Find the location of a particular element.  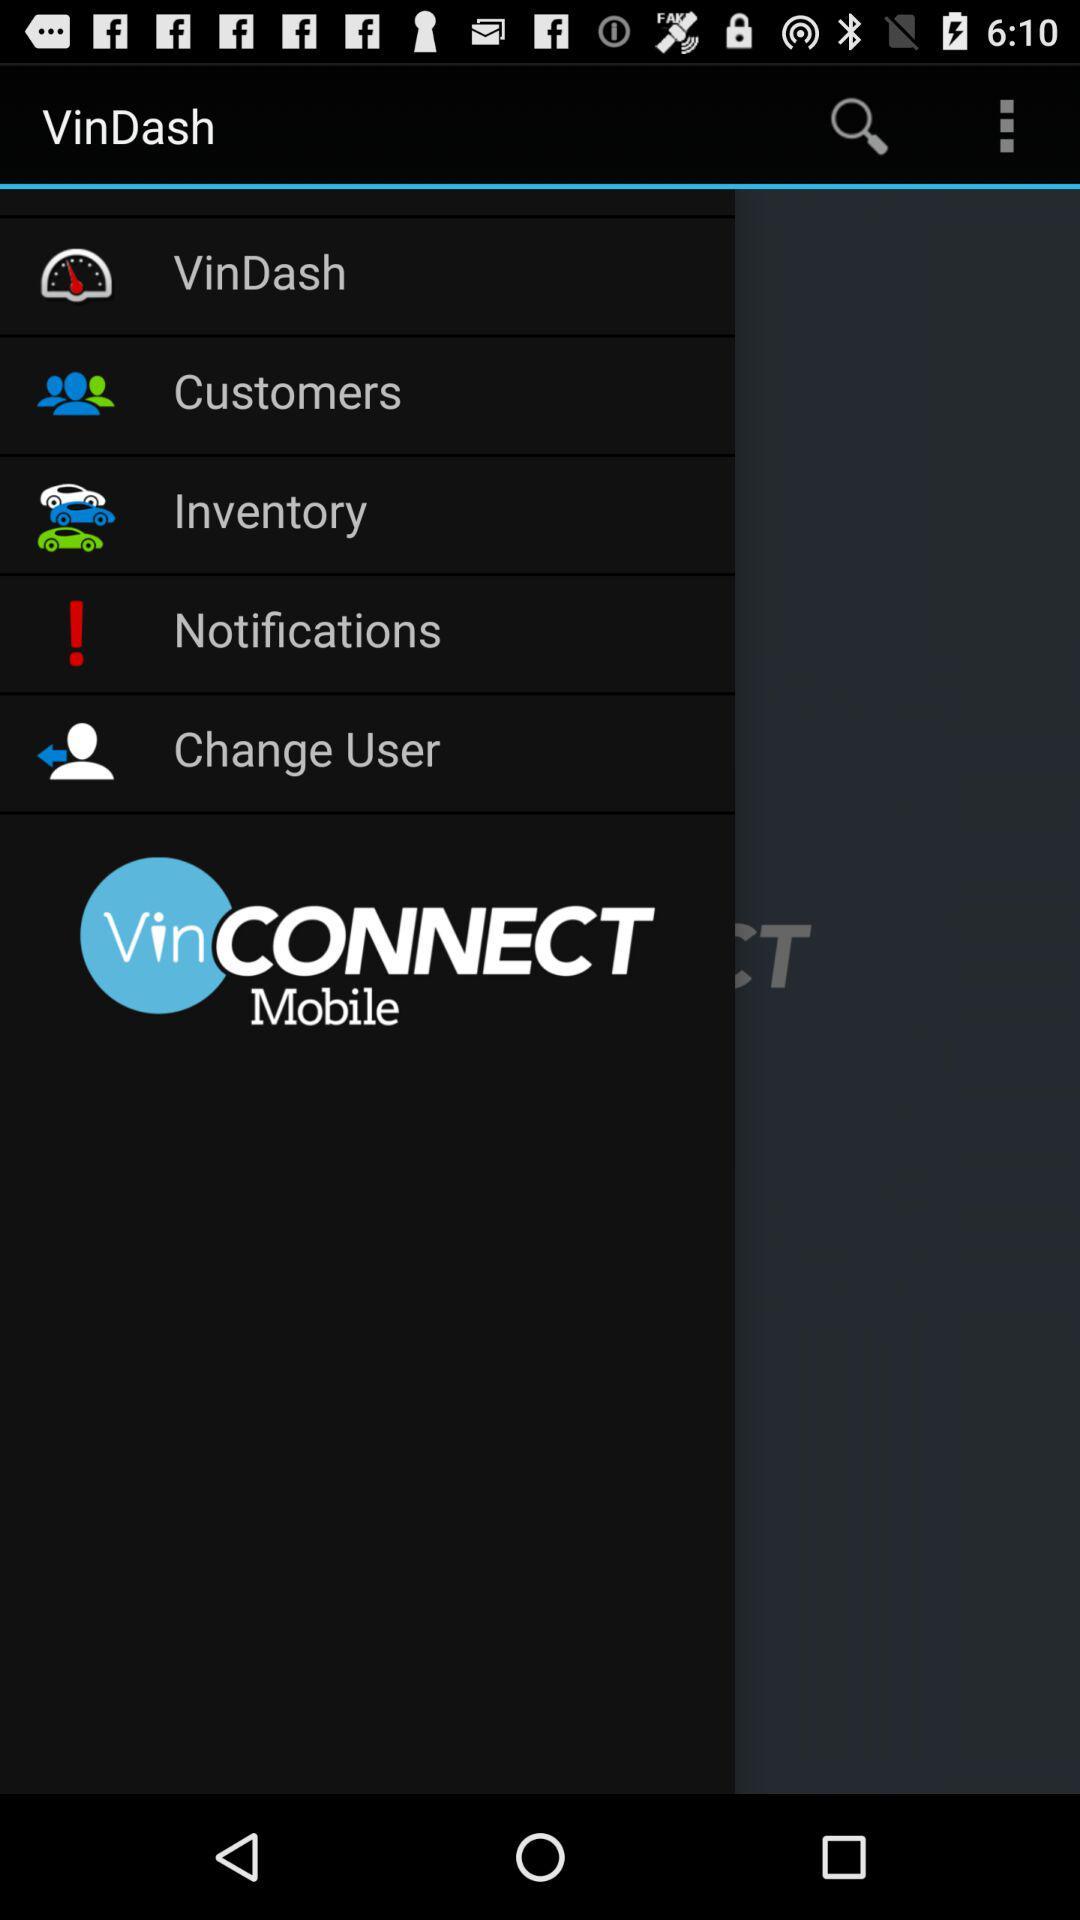

the notifications icon is located at coordinates (442, 632).